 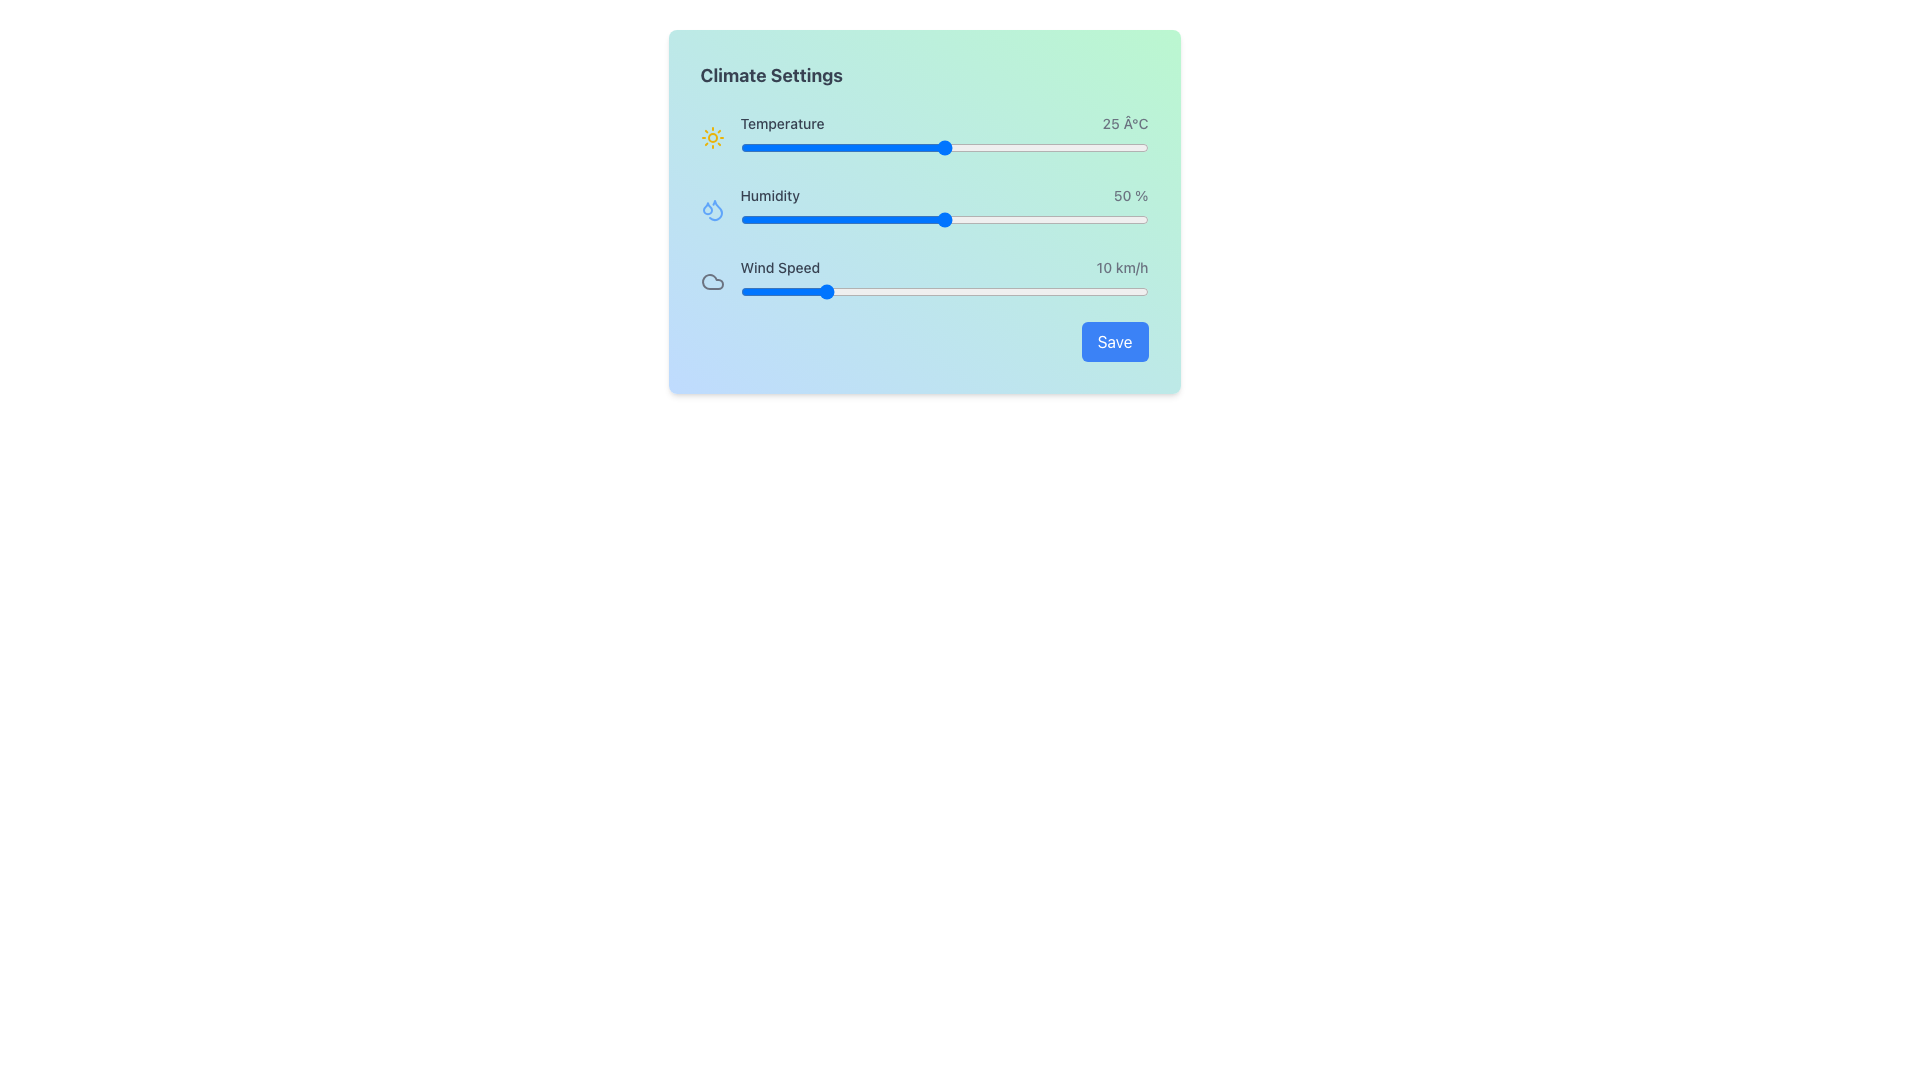 I want to click on humidity, so click(x=894, y=219).